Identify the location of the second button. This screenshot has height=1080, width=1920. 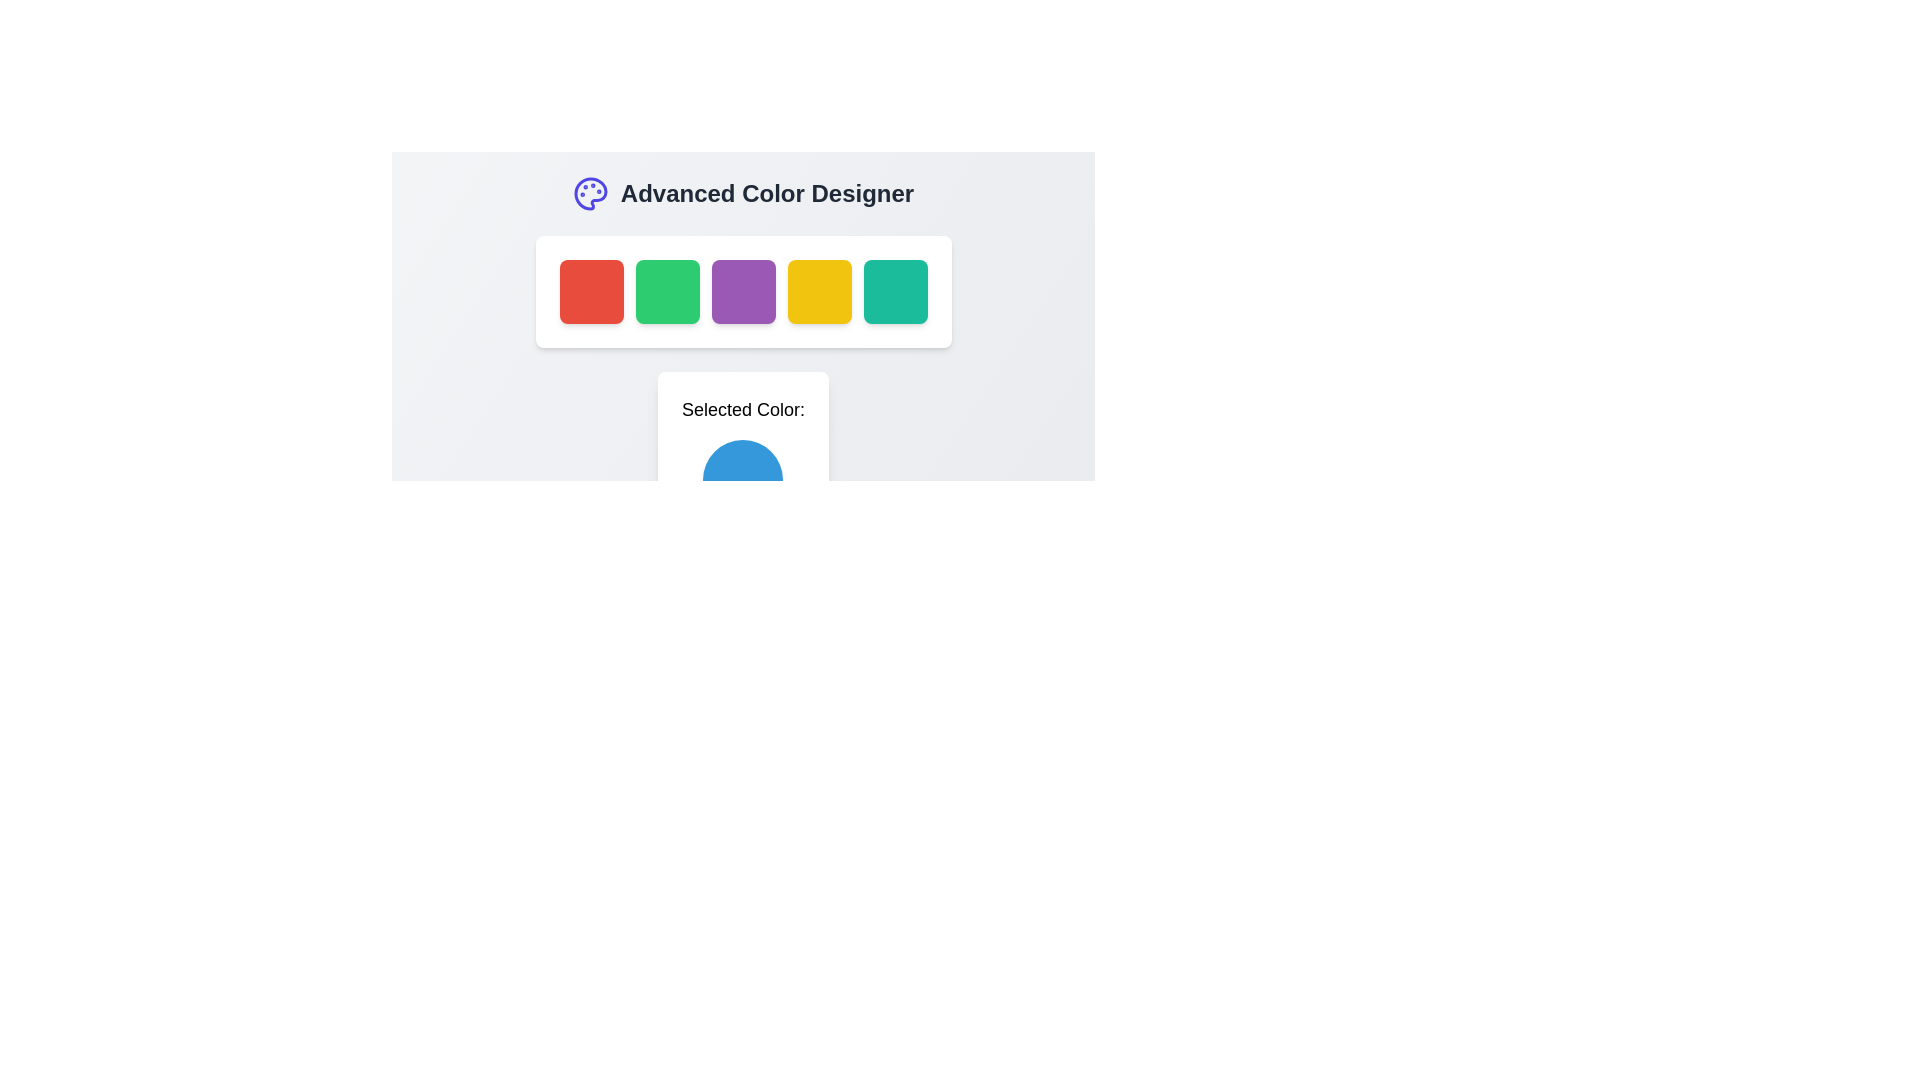
(667, 292).